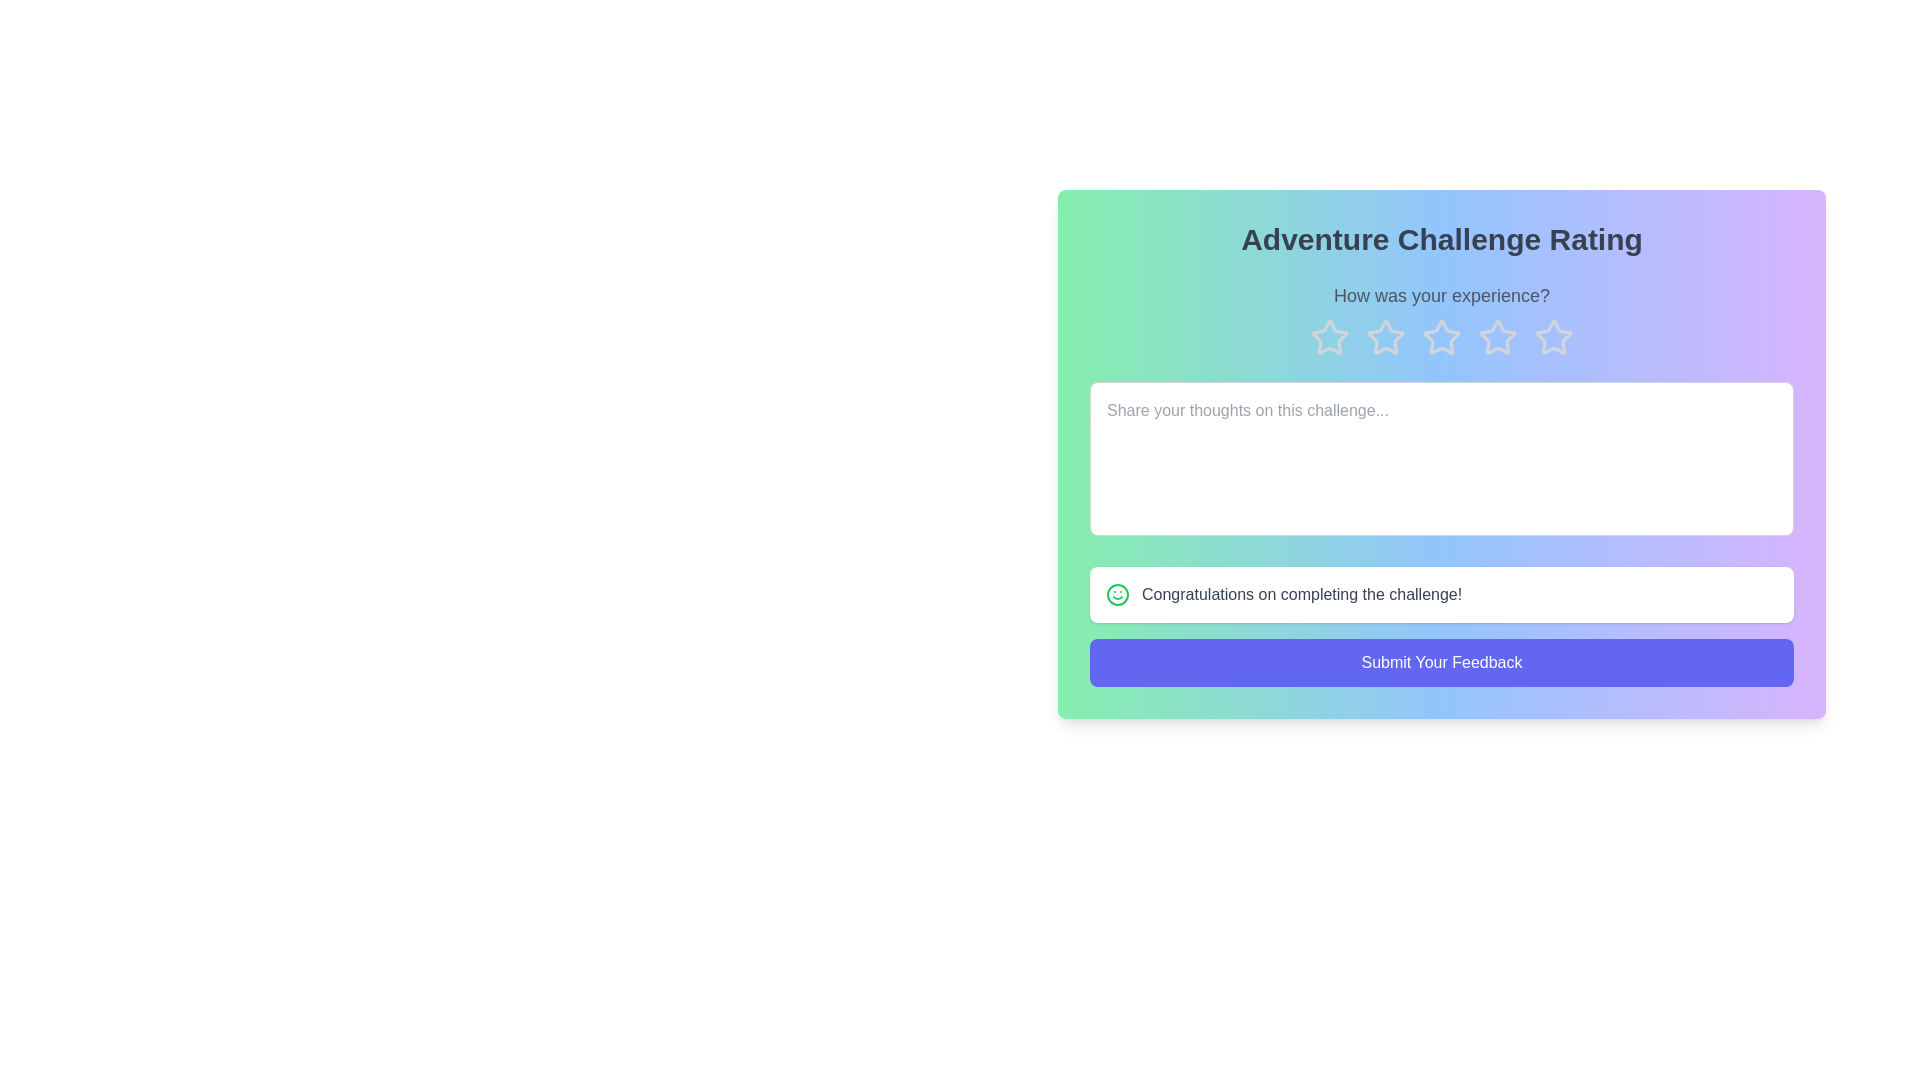 The image size is (1920, 1080). Describe the element at coordinates (1441, 296) in the screenshot. I see `the subtitle text that reads 'How was your experience?', which is styled in gray and positioned centrally below the main heading and above the rating stars` at that location.